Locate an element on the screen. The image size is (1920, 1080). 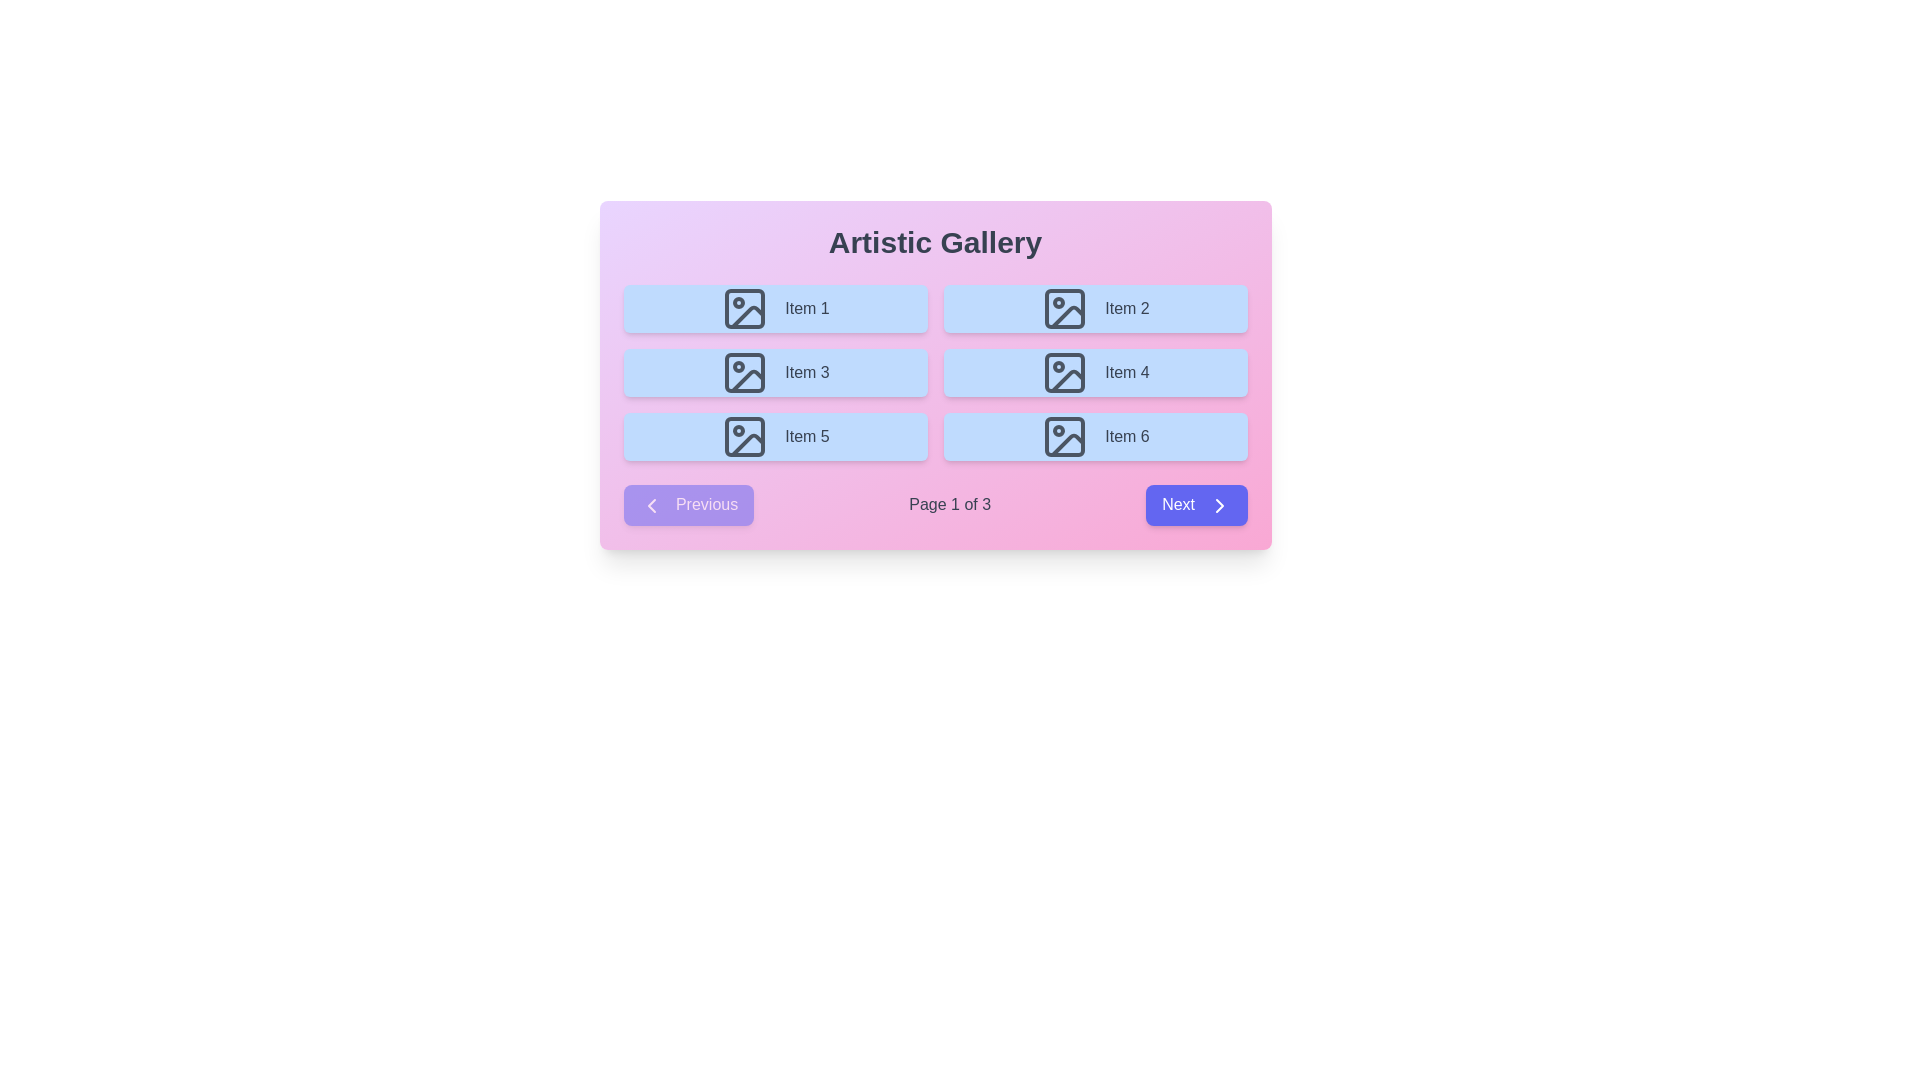
the grid item labeled 'Item 5' is located at coordinates (774, 435).